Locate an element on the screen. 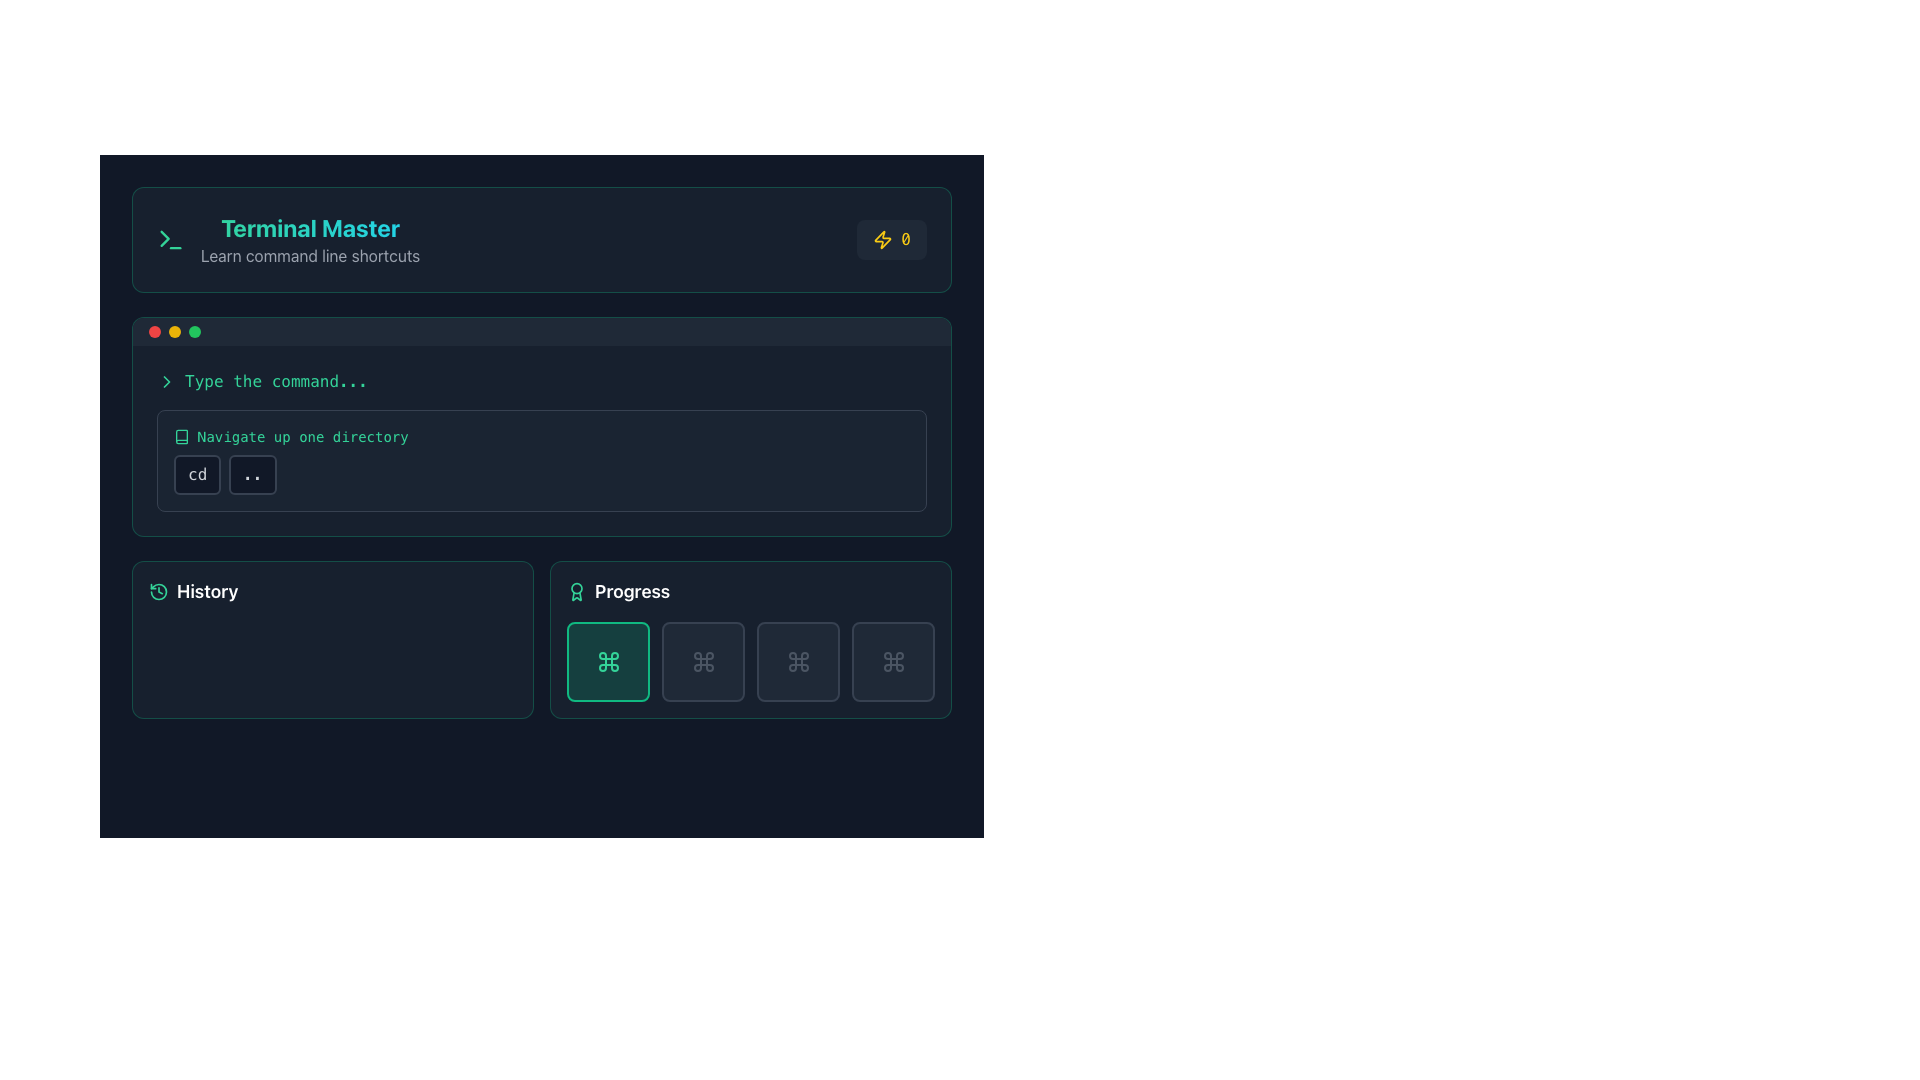 The width and height of the screenshot is (1920, 1080). the rightward-pointing chevron icon styled with a thin stroke in a bright color, located before the text 'Type the command...' is located at coordinates (167, 381).